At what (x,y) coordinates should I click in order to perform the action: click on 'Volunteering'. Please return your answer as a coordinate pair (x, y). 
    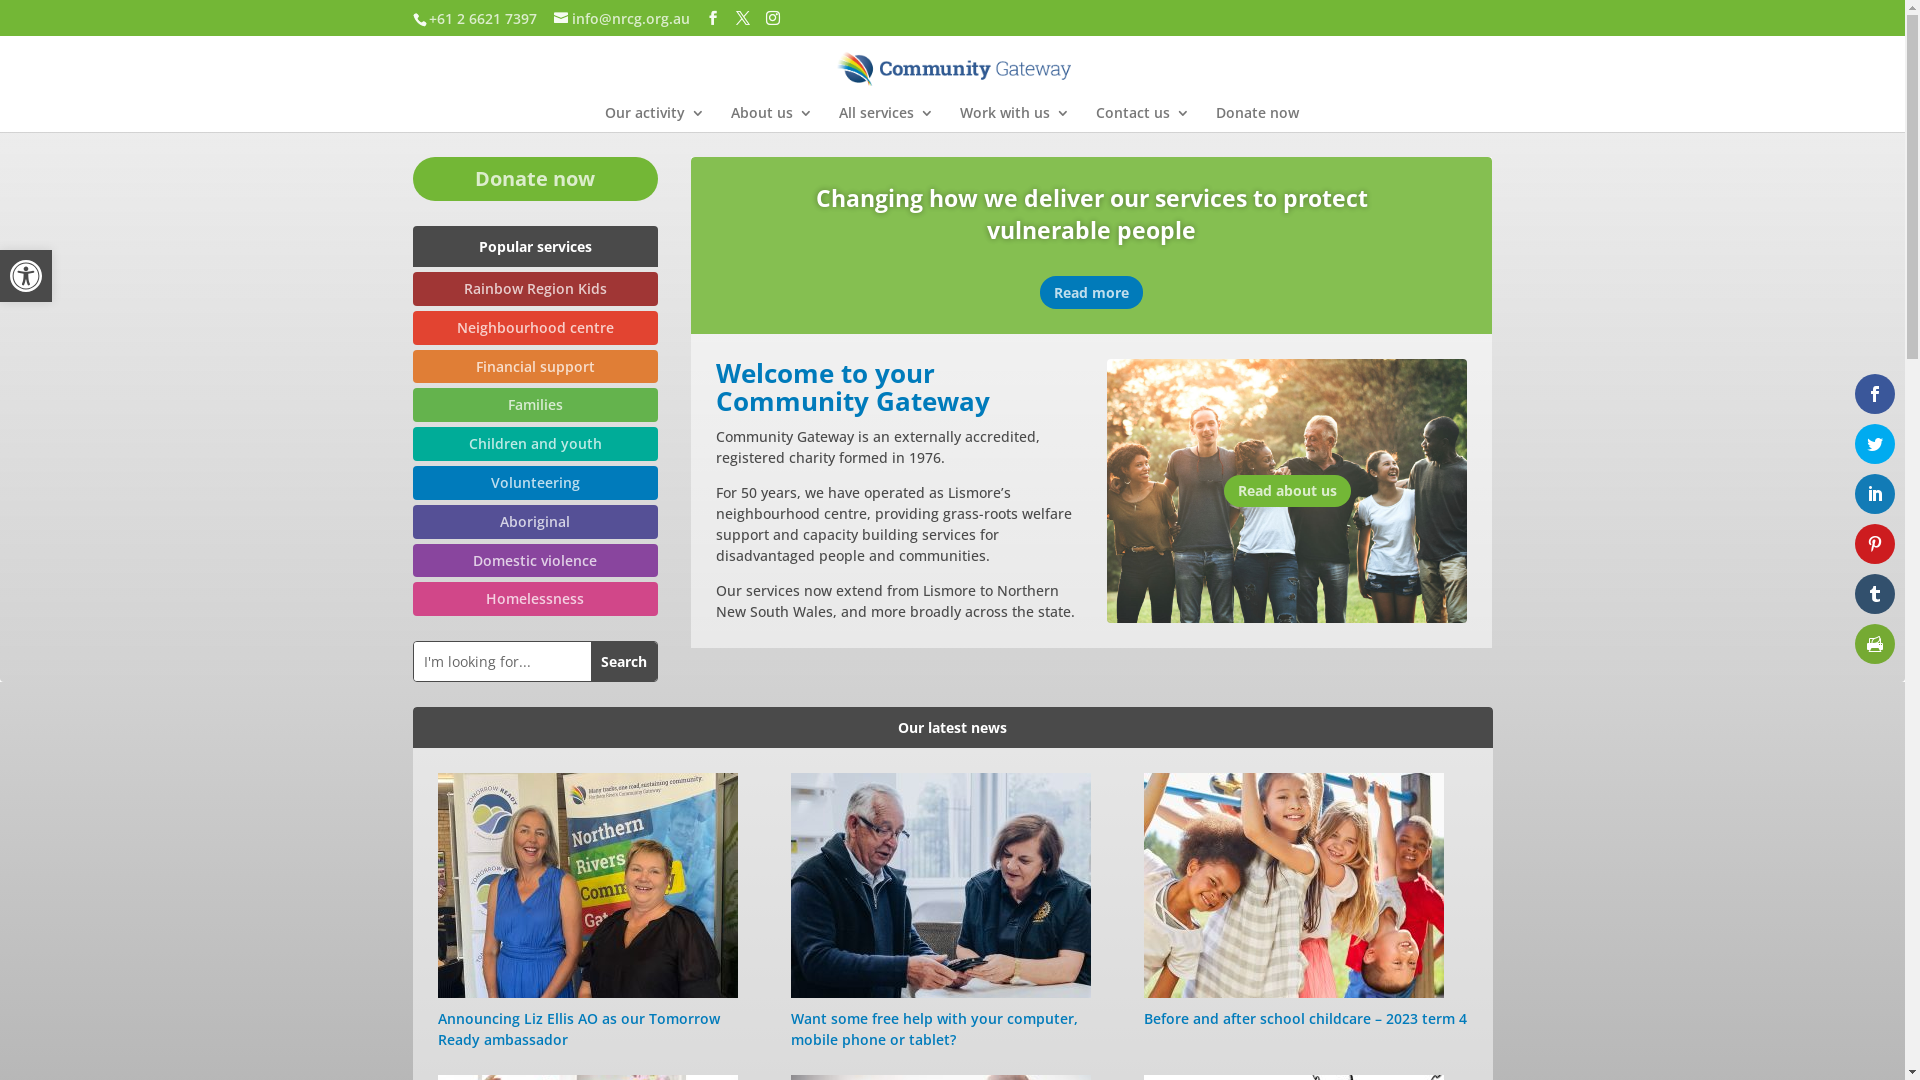
    Looking at the image, I should click on (534, 482).